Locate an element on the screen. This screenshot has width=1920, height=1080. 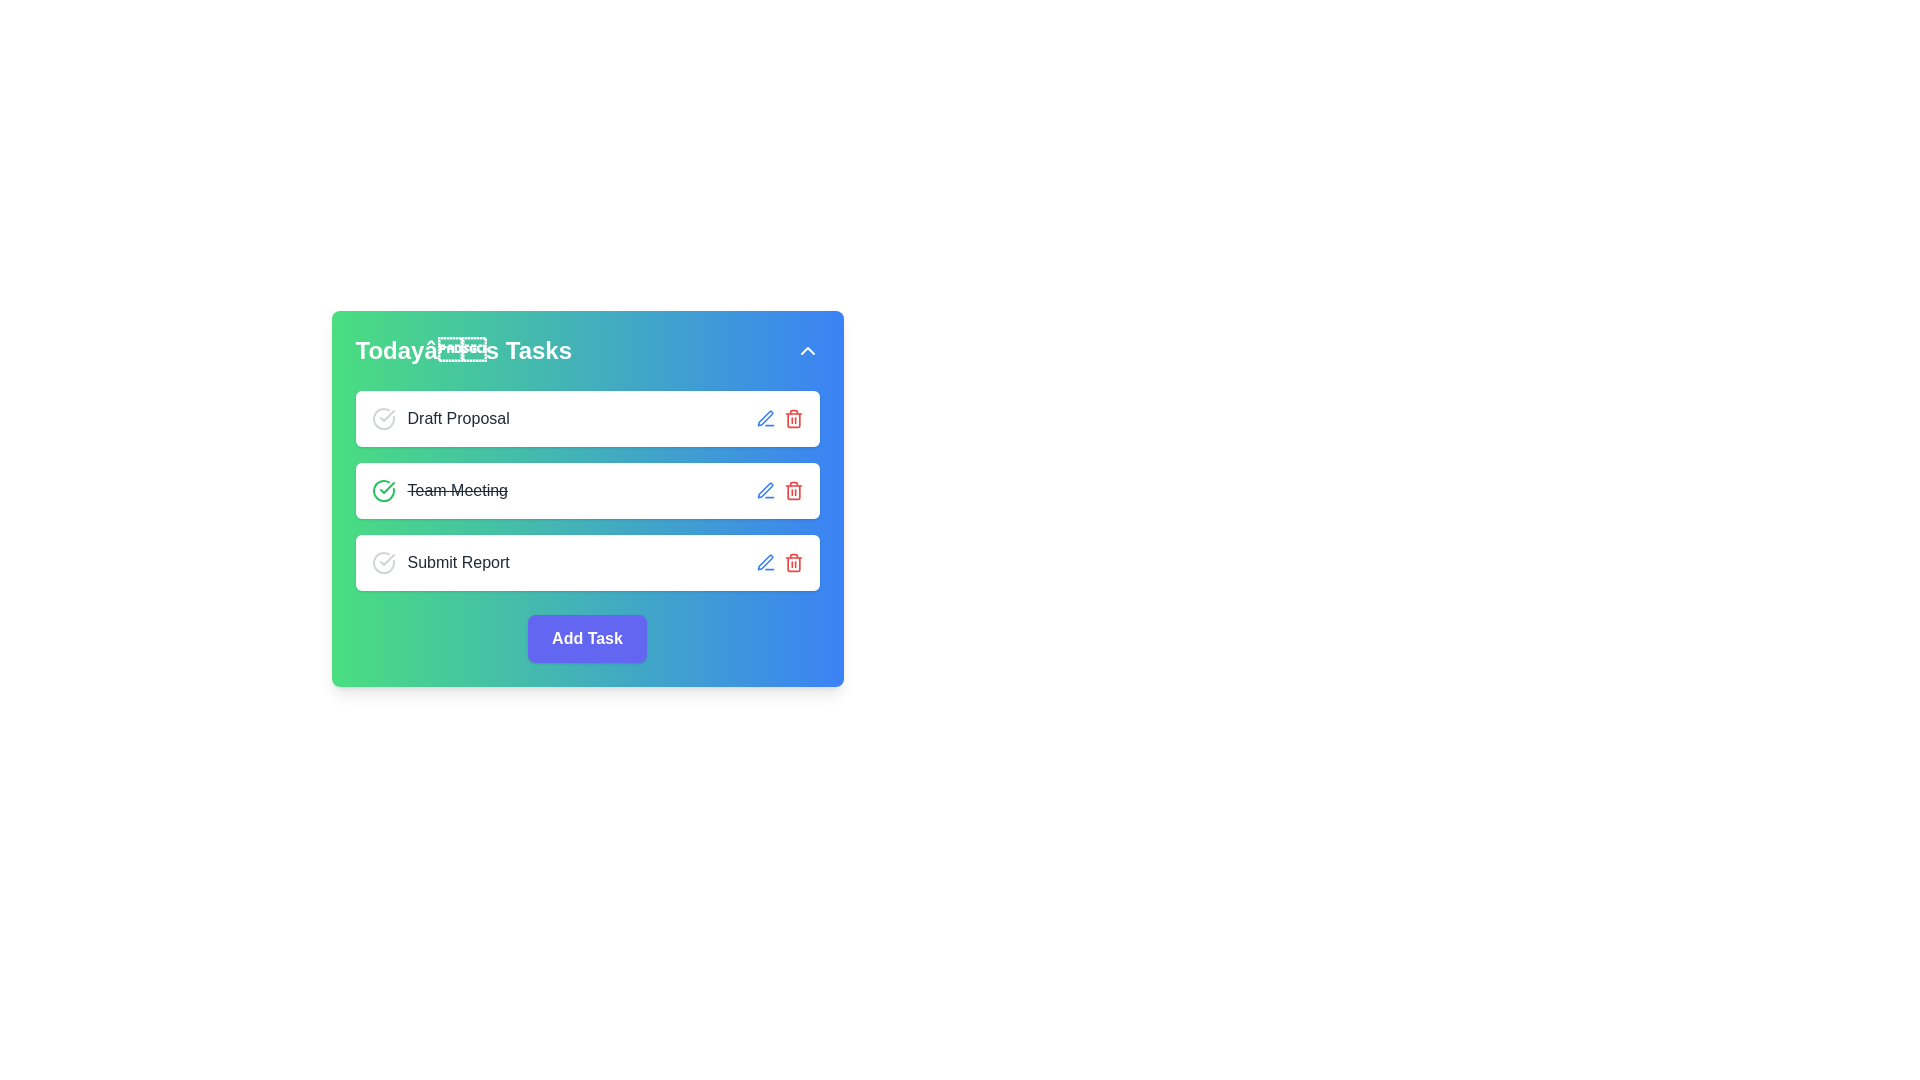
the Text label (heading) that displays the title for the section, located at the top-left corner of the card interface, adjacent to a chevron up icon is located at coordinates (462, 350).